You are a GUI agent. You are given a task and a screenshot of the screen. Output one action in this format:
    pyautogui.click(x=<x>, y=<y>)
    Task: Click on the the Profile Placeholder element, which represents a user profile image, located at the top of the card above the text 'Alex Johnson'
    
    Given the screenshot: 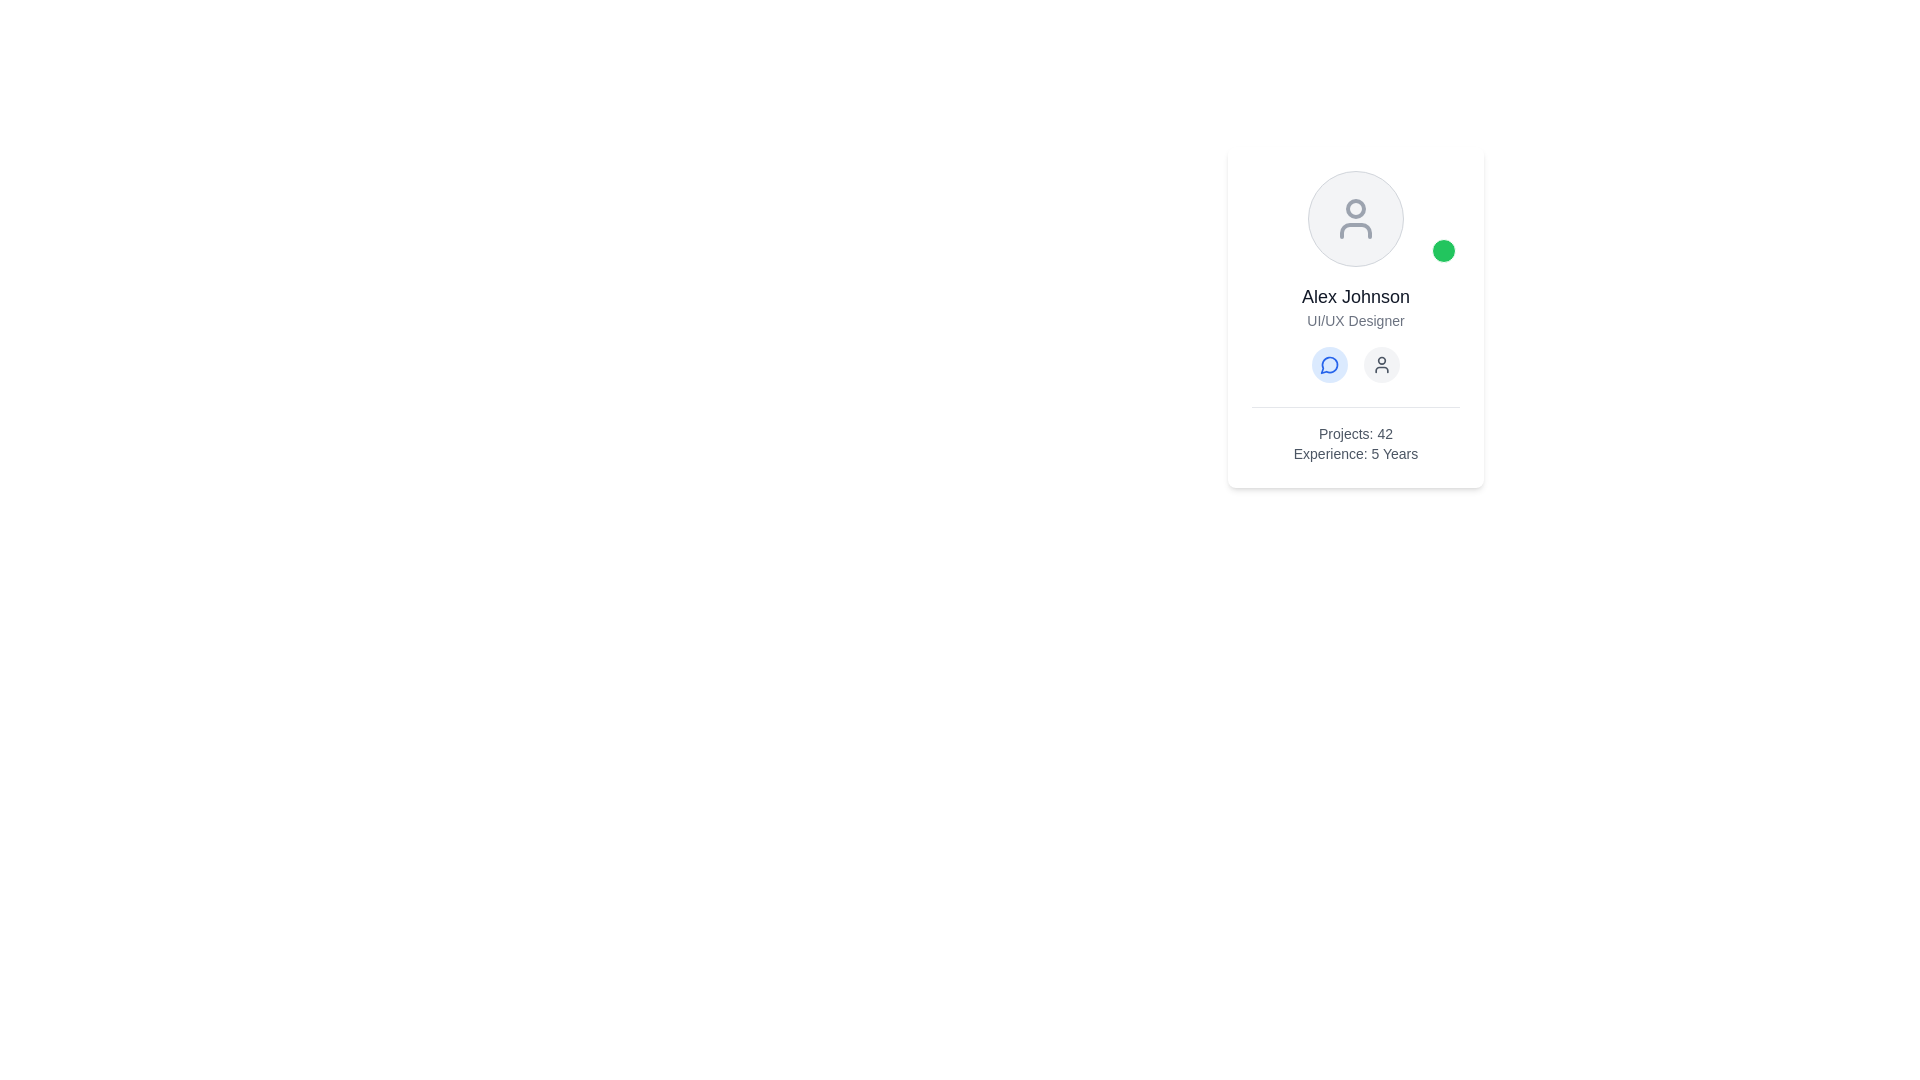 What is the action you would take?
    pyautogui.click(x=1356, y=219)
    